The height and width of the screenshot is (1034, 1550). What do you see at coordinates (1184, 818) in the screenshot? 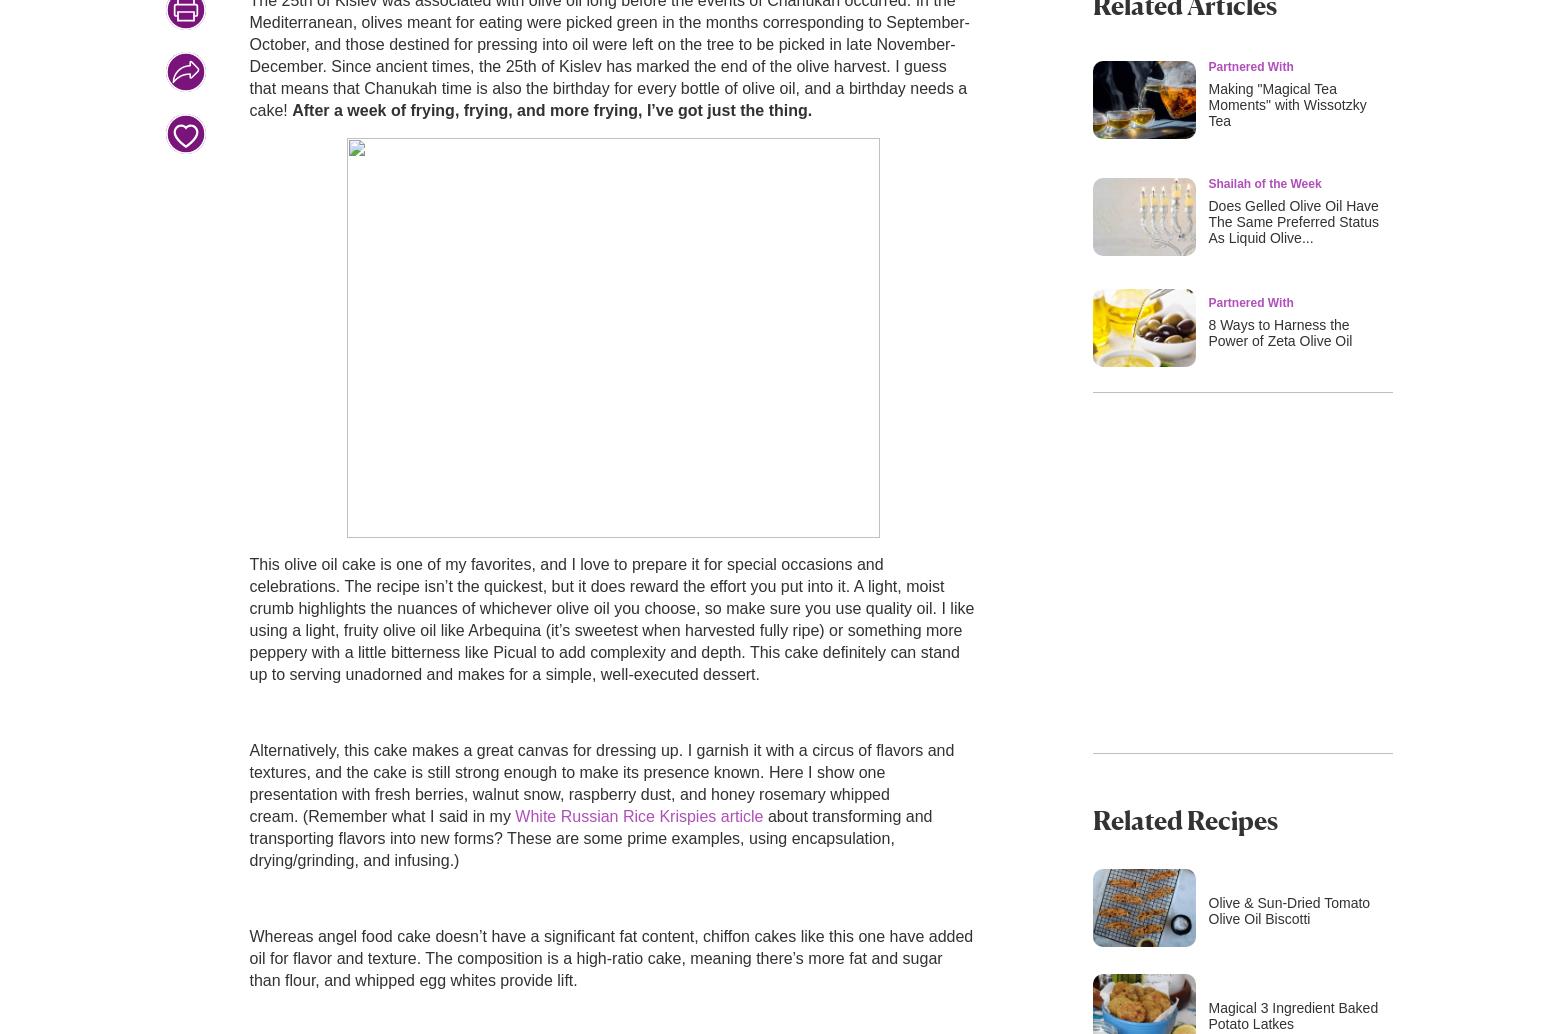
I see `'Related Recipes'` at bounding box center [1184, 818].